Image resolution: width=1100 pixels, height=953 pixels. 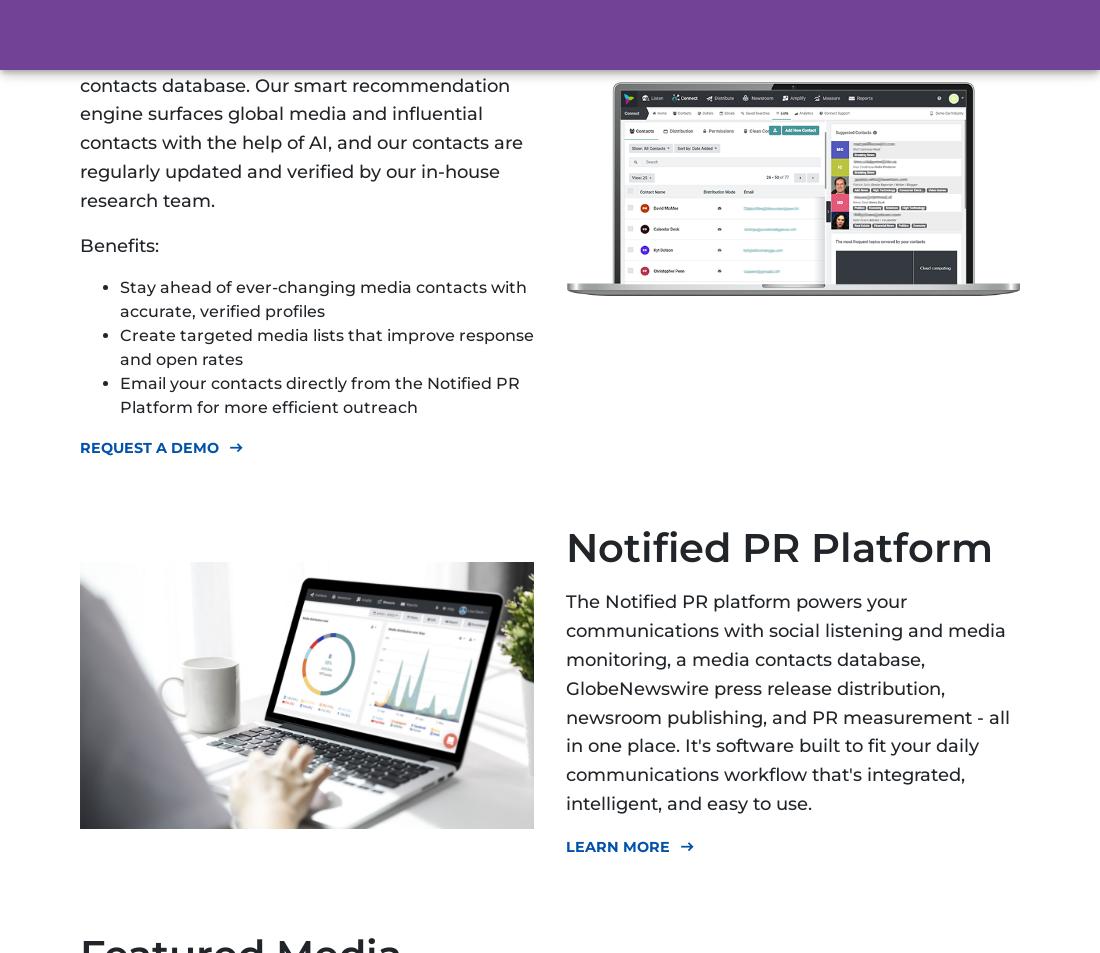 What do you see at coordinates (788, 702) in the screenshot?
I see `'The Notified PR platform powers your communications with social listening and media monitoring, a media contacts database, GlobeNewswire press release distribution, newsroom publishing, and PR measurement - all in one place. It's software built to fit your daily communications workflow that's integrated, intelligent, and easy to use.'` at bounding box center [788, 702].